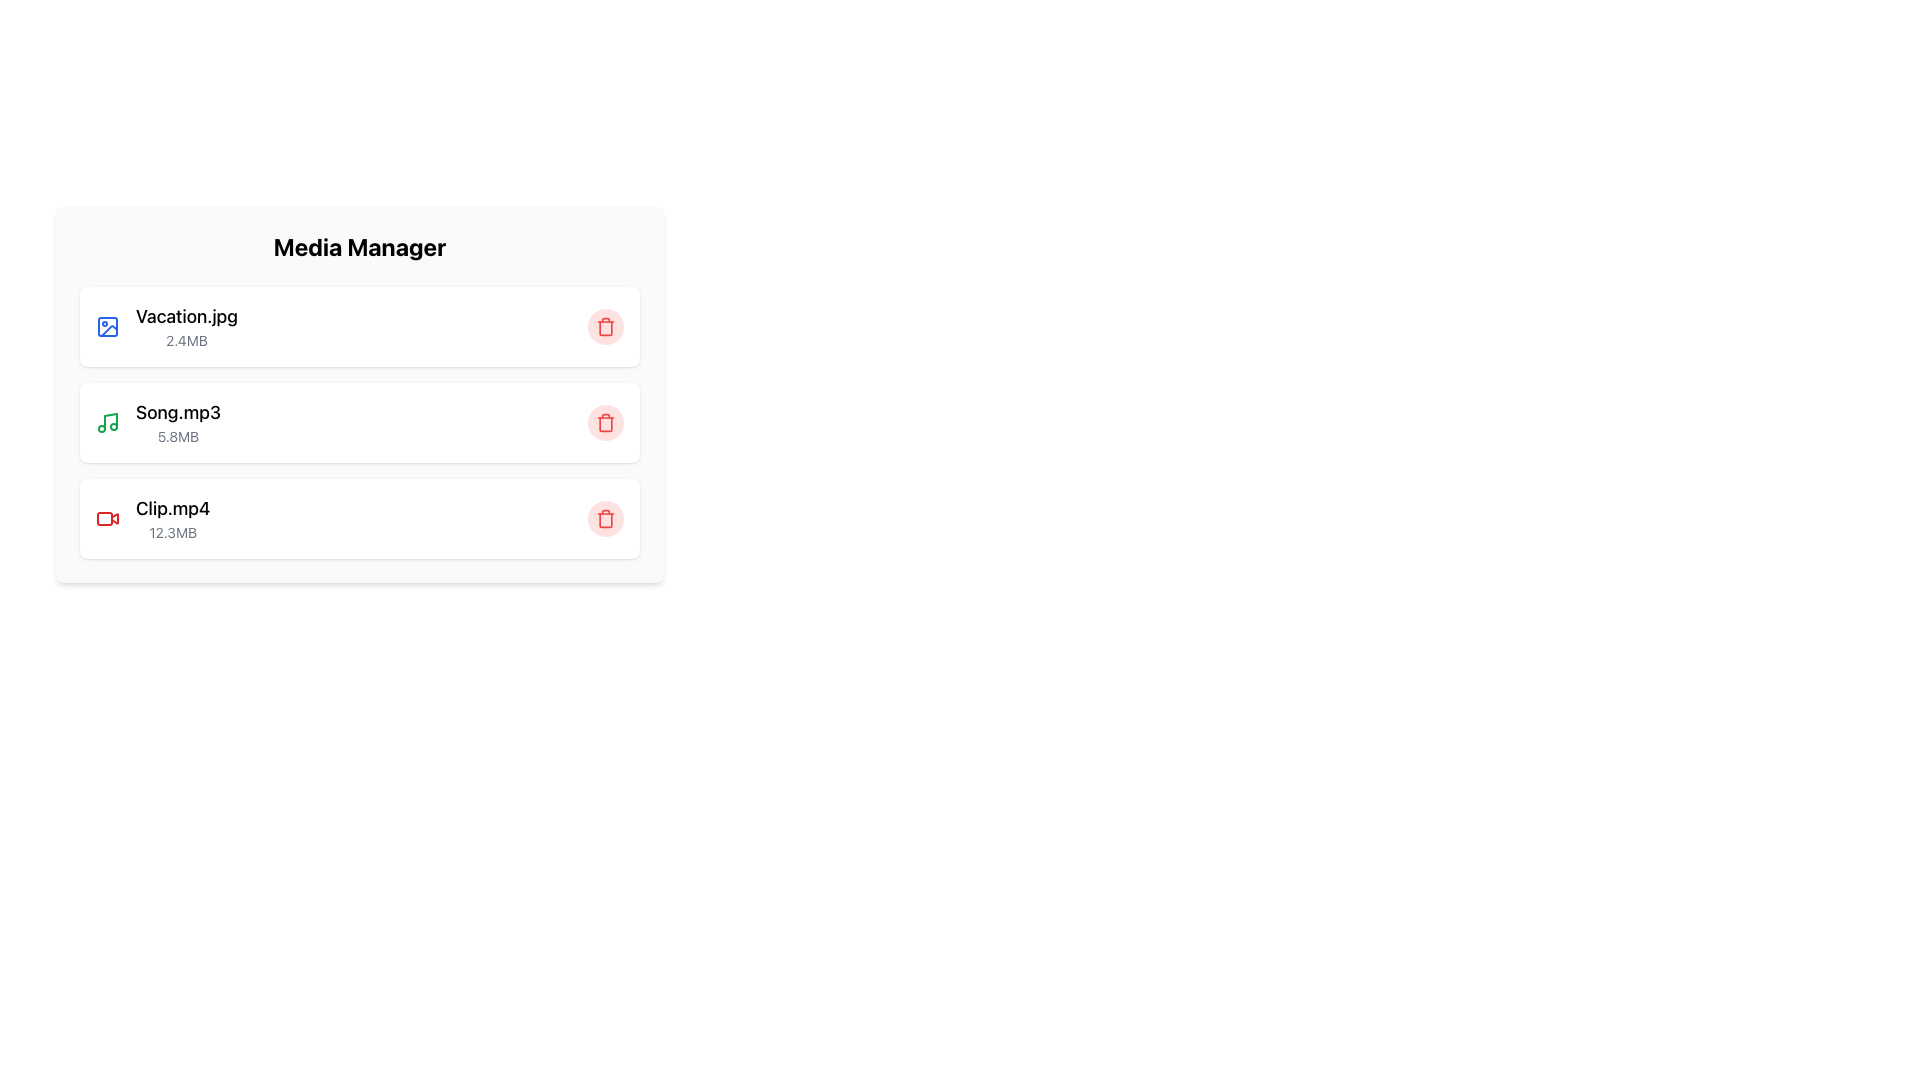 Image resolution: width=1920 pixels, height=1080 pixels. What do you see at coordinates (604, 326) in the screenshot?
I see `the delete button for the item 'Vacation.jpg'` at bounding box center [604, 326].